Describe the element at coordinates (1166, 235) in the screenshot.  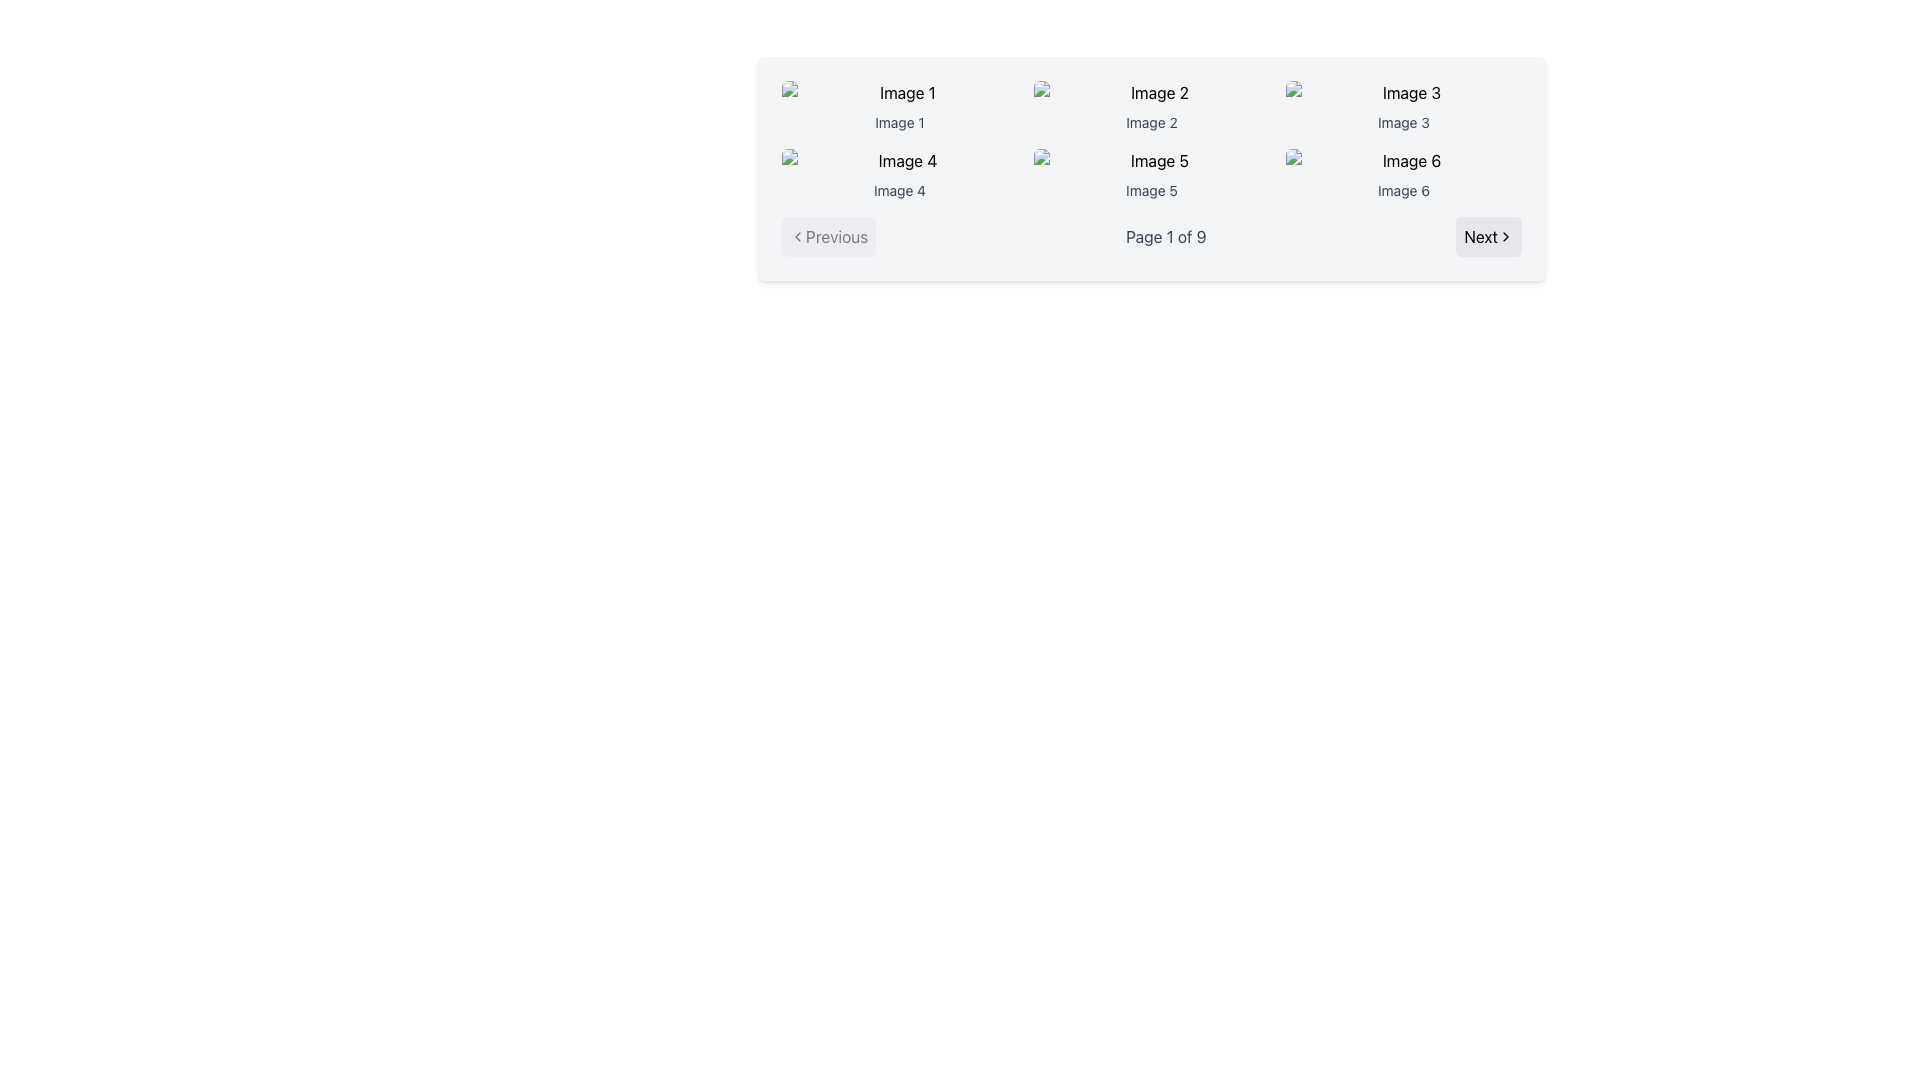
I see `the text label that displays the current page number and the total number of available pages, located at the center of the pagination bar between the 'Previous' and 'Next' buttons` at that location.